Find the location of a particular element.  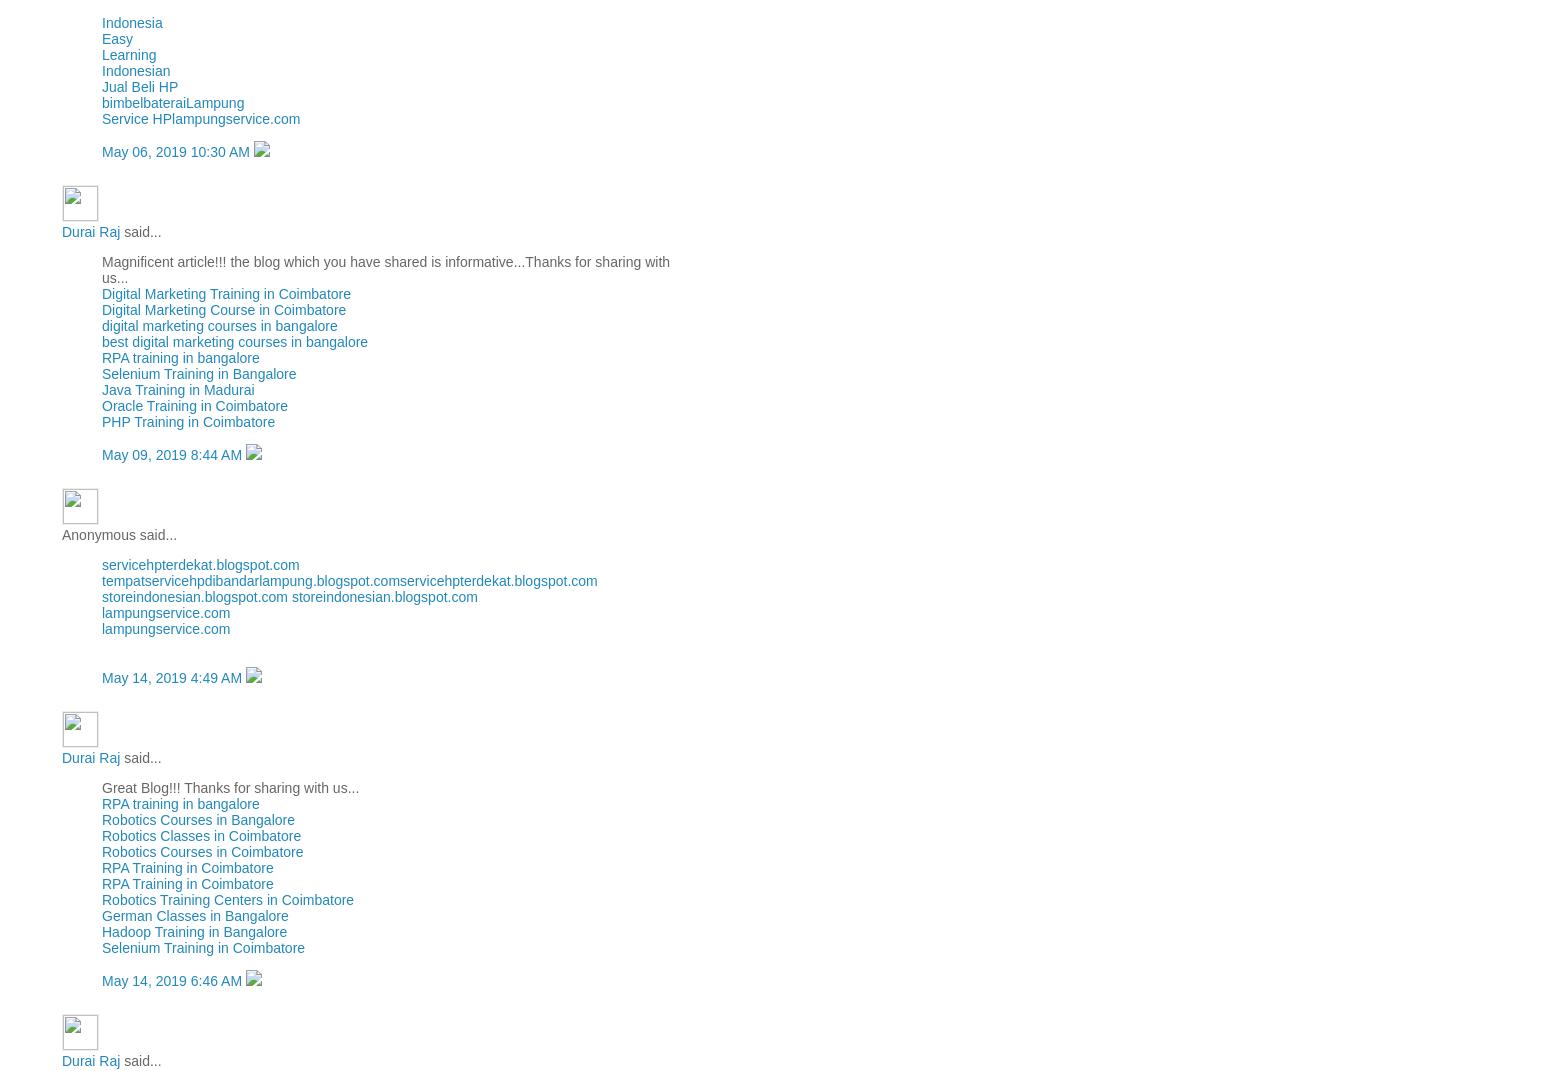

'Easy' is located at coordinates (116, 37).